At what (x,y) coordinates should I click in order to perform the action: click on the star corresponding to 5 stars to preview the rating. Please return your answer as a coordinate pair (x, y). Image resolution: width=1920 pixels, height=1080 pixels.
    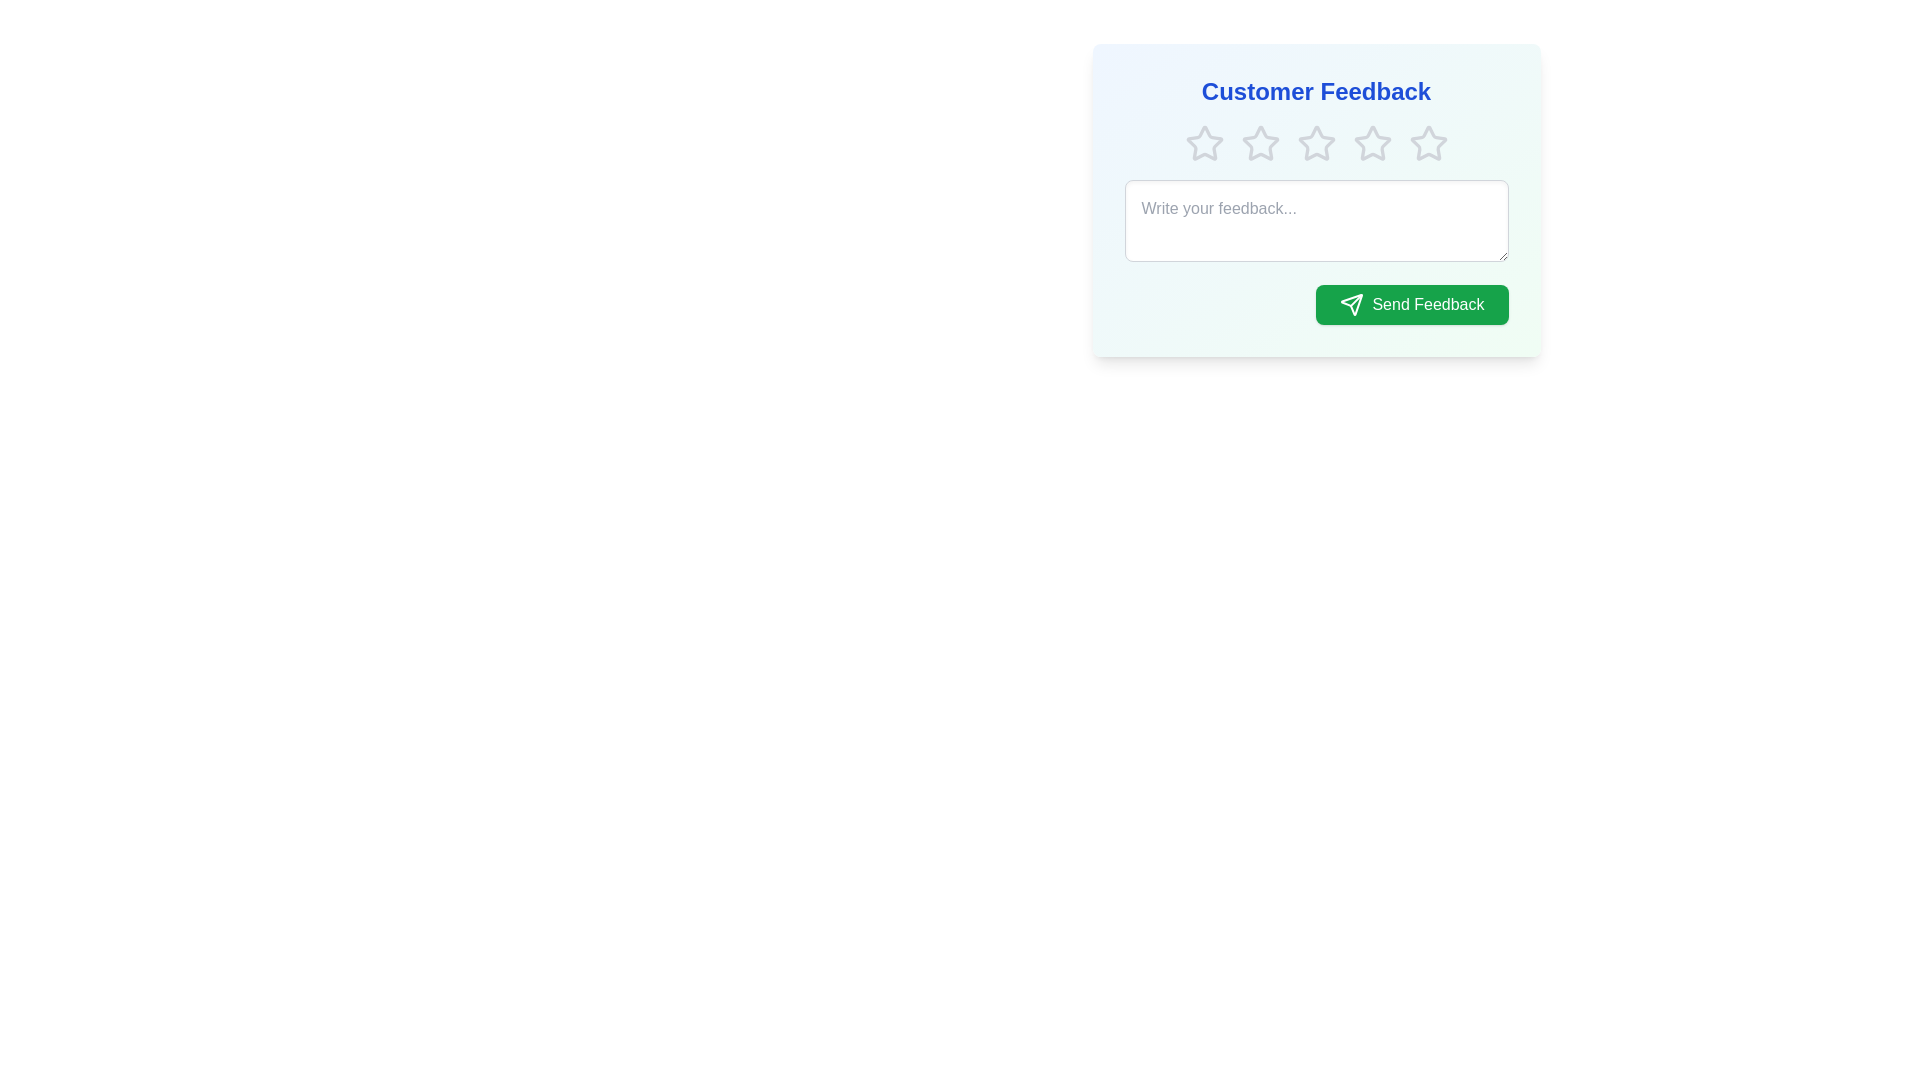
    Looking at the image, I should click on (1427, 142).